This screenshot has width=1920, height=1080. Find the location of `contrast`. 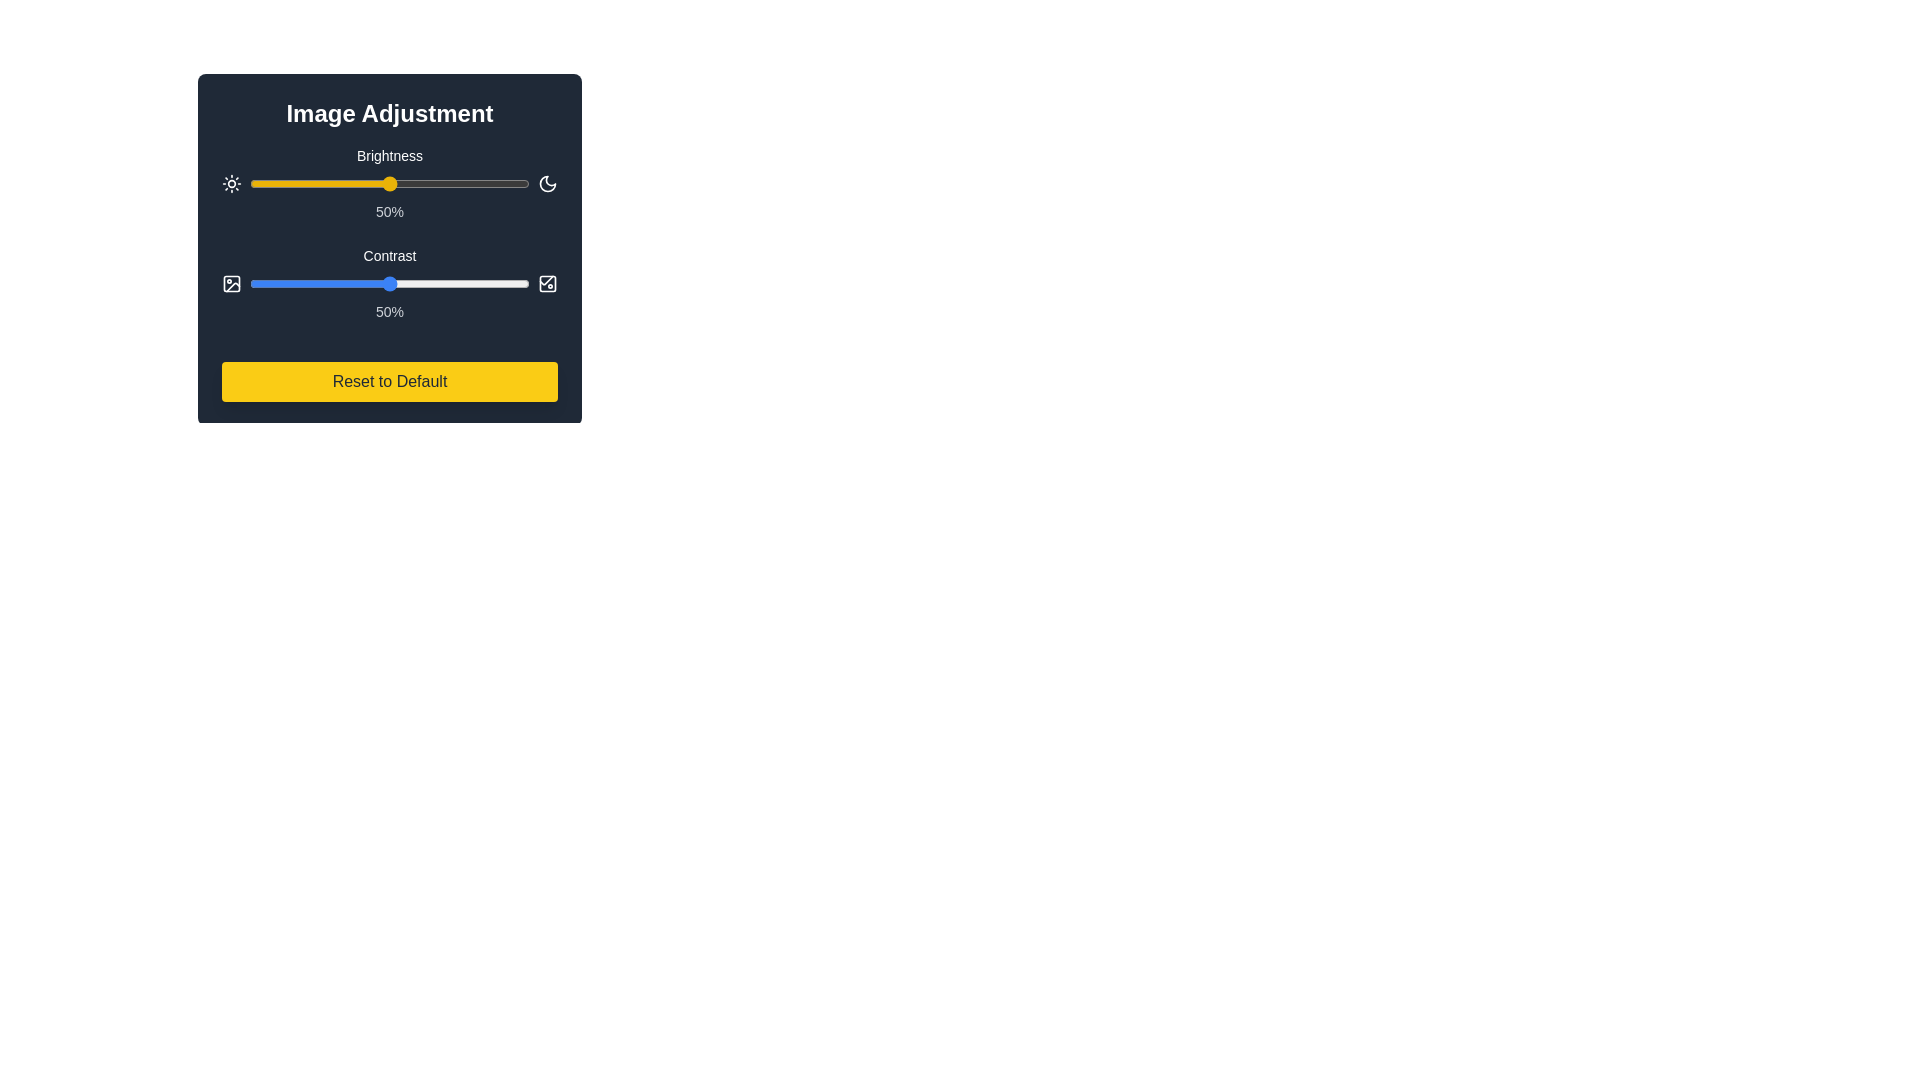

contrast is located at coordinates (325, 284).